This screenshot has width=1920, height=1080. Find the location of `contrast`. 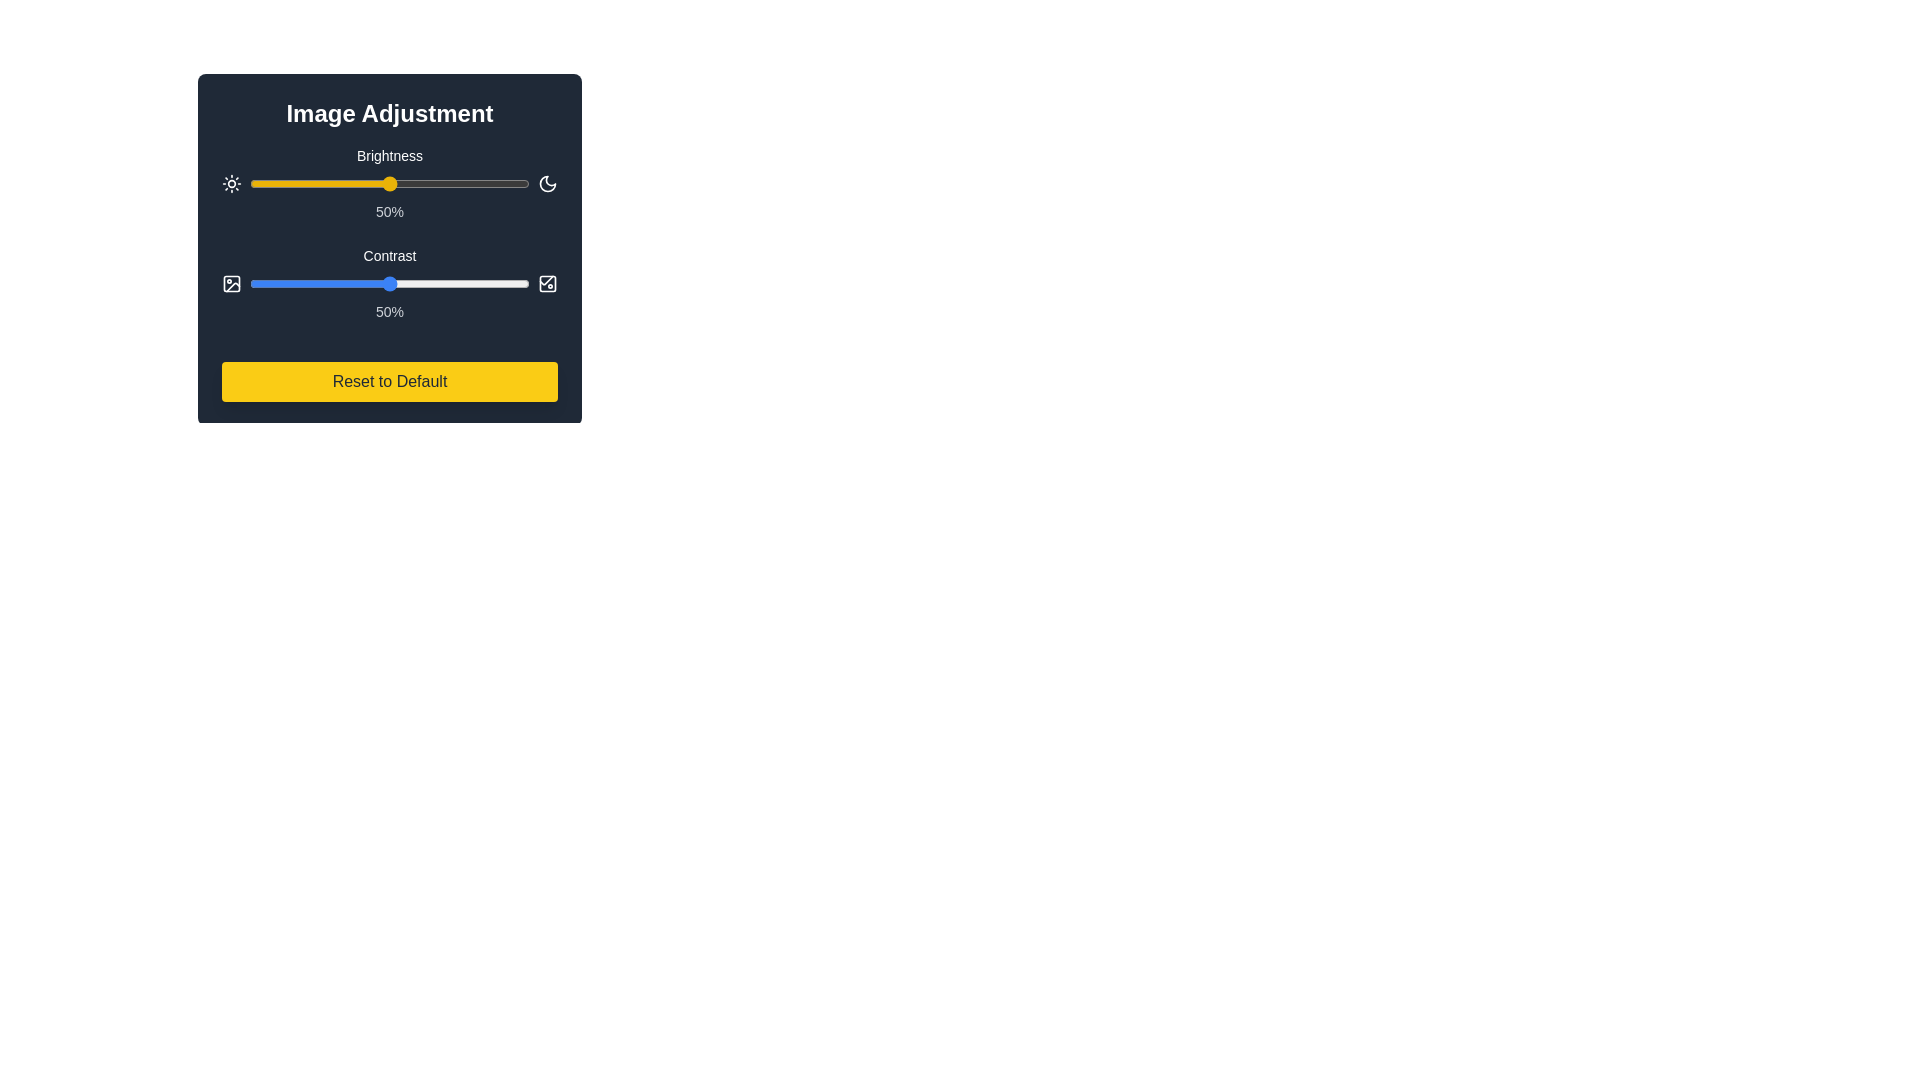

contrast is located at coordinates (325, 284).